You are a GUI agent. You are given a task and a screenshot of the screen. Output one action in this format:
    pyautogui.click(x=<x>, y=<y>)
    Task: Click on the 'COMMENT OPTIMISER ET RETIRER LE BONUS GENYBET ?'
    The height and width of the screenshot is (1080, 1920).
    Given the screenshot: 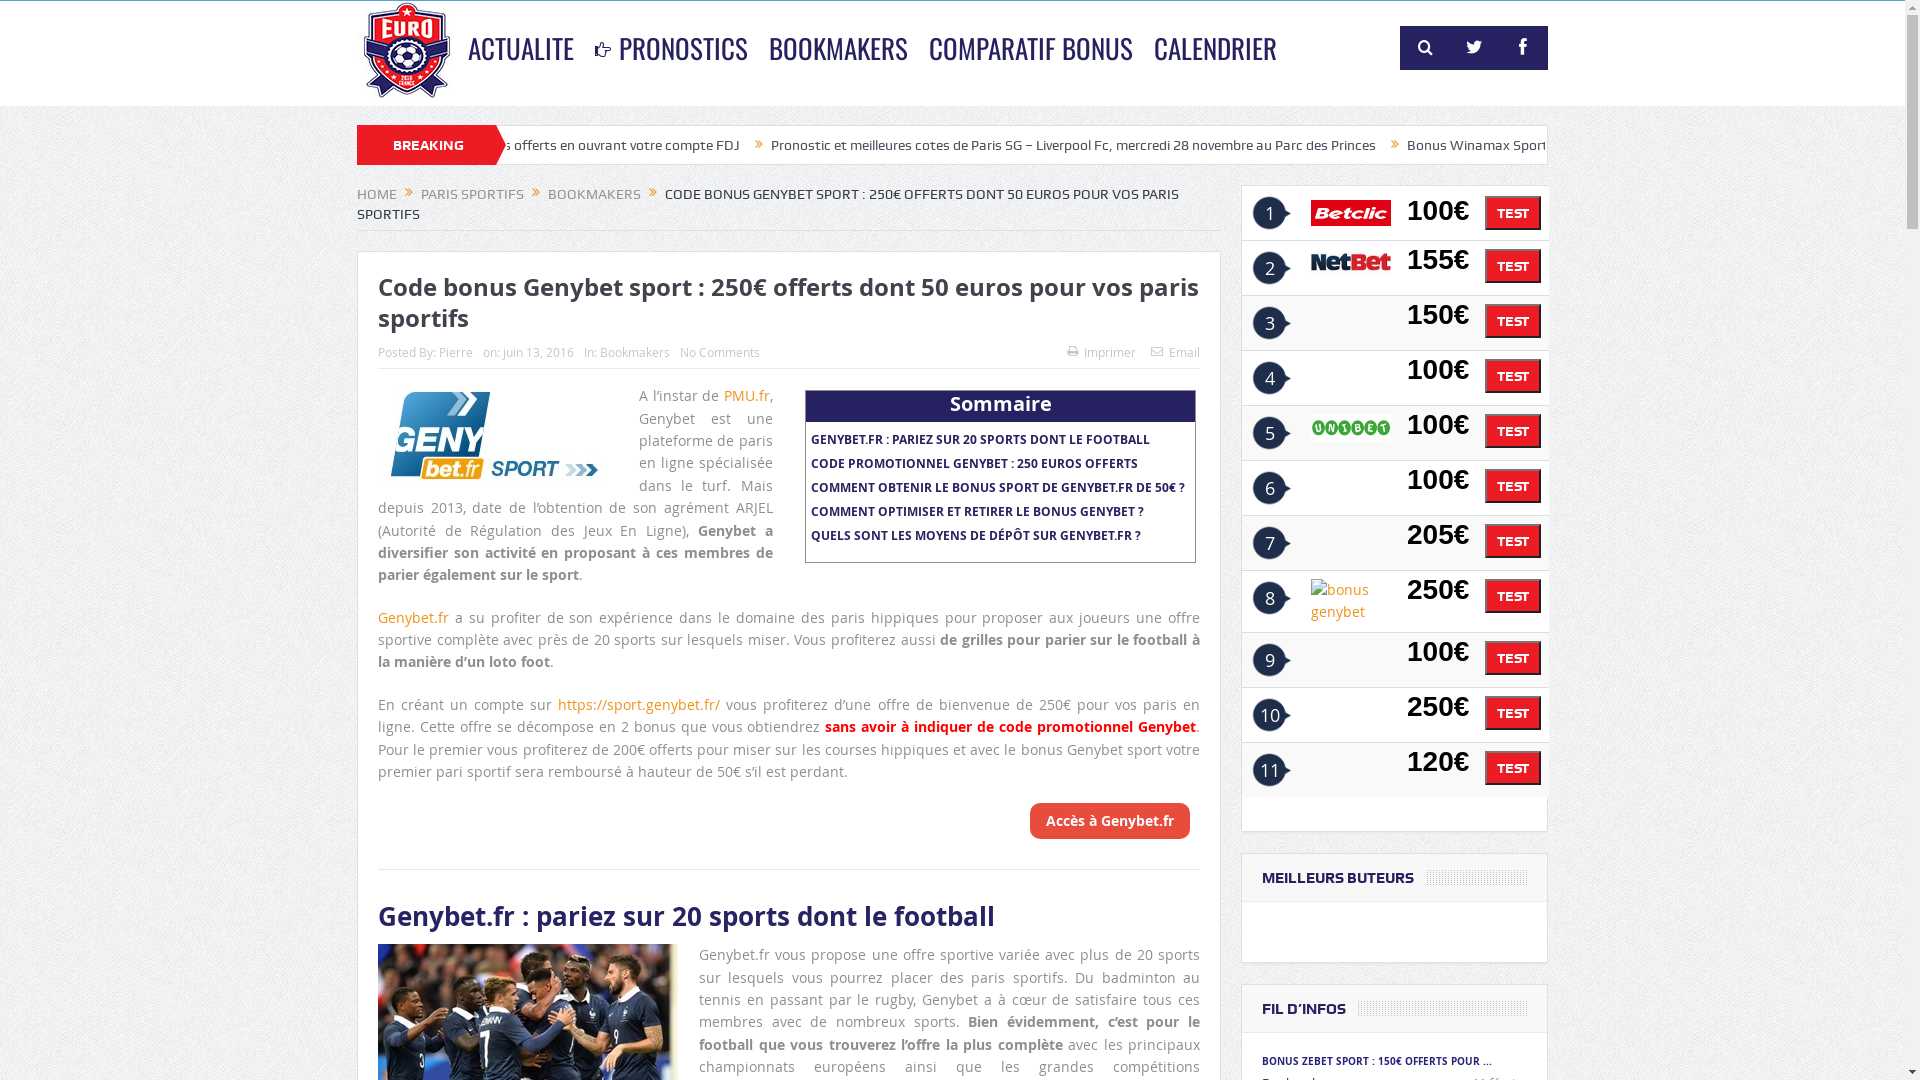 What is the action you would take?
    pyautogui.click(x=977, y=510)
    